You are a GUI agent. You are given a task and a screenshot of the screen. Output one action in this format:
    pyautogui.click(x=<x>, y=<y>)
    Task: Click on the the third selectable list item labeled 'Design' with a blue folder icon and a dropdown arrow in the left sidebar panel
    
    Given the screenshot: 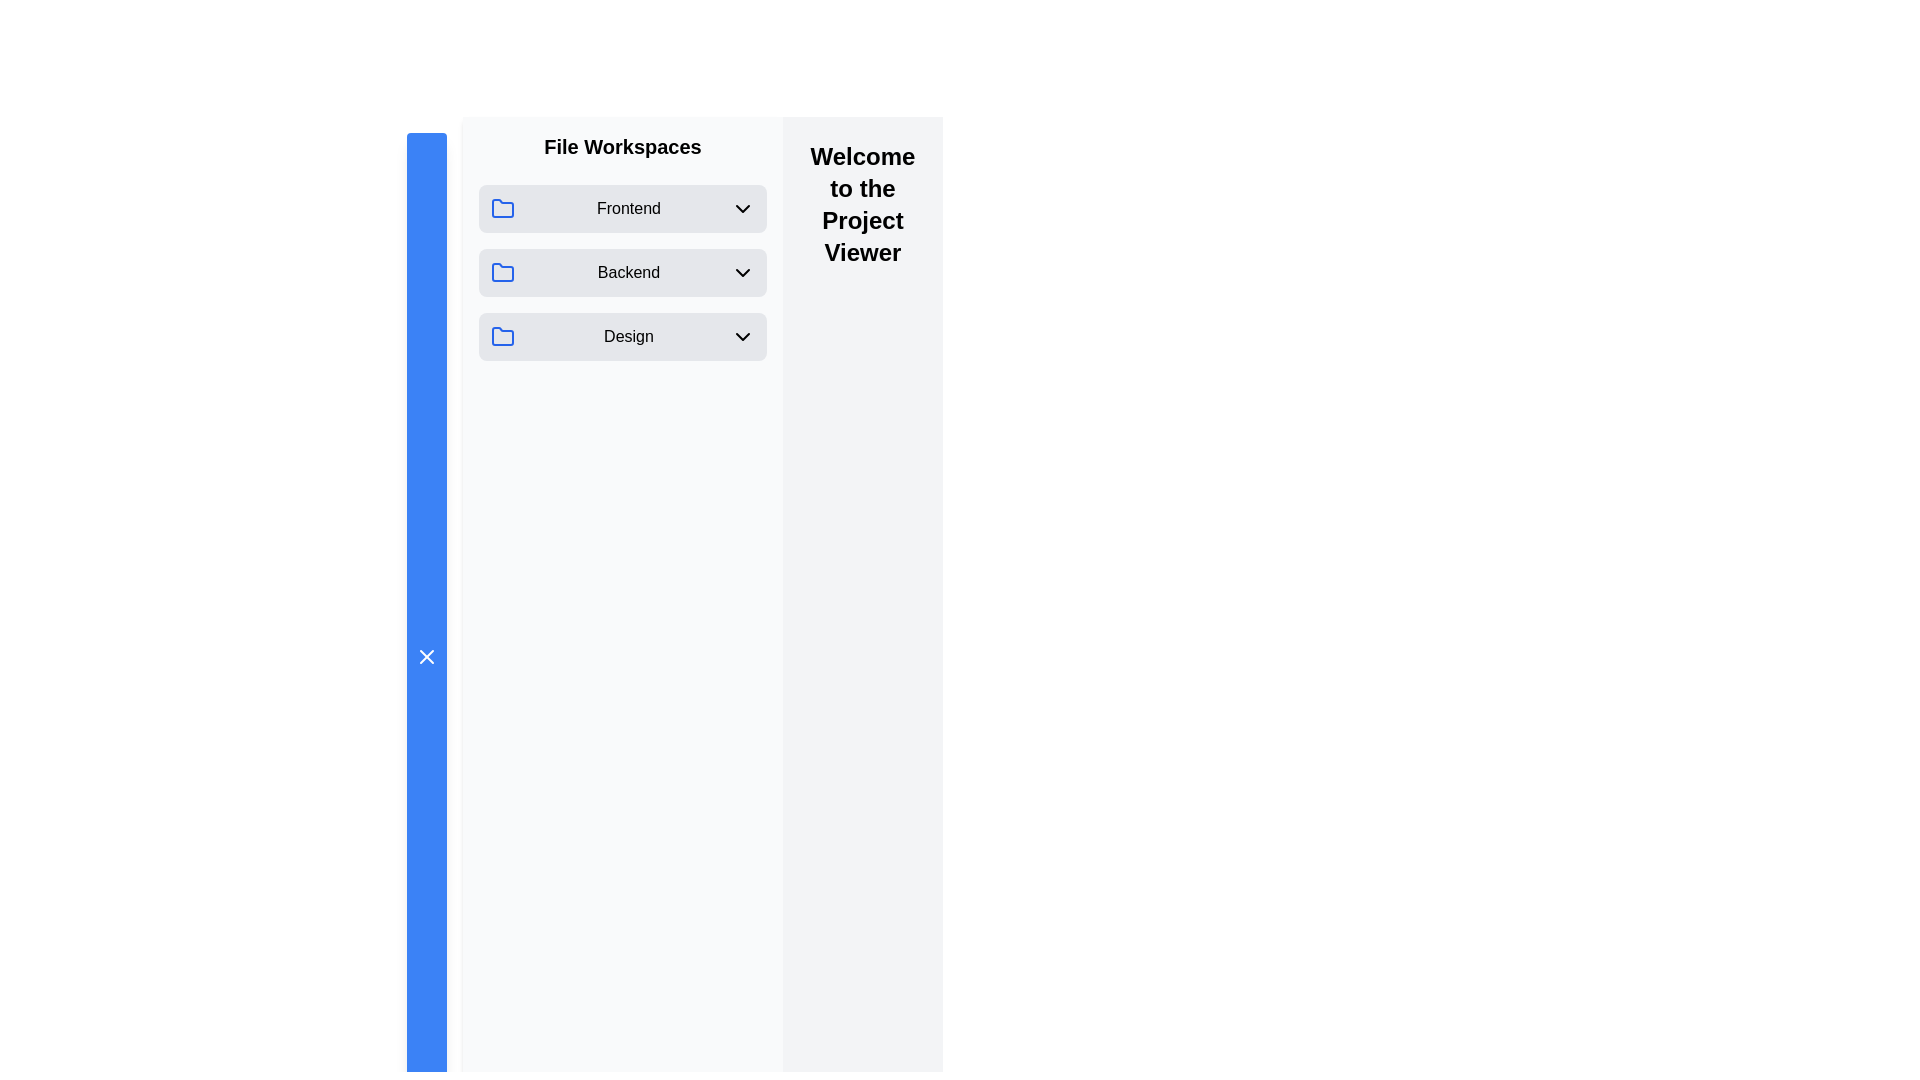 What is the action you would take?
    pyautogui.click(x=622, y=335)
    